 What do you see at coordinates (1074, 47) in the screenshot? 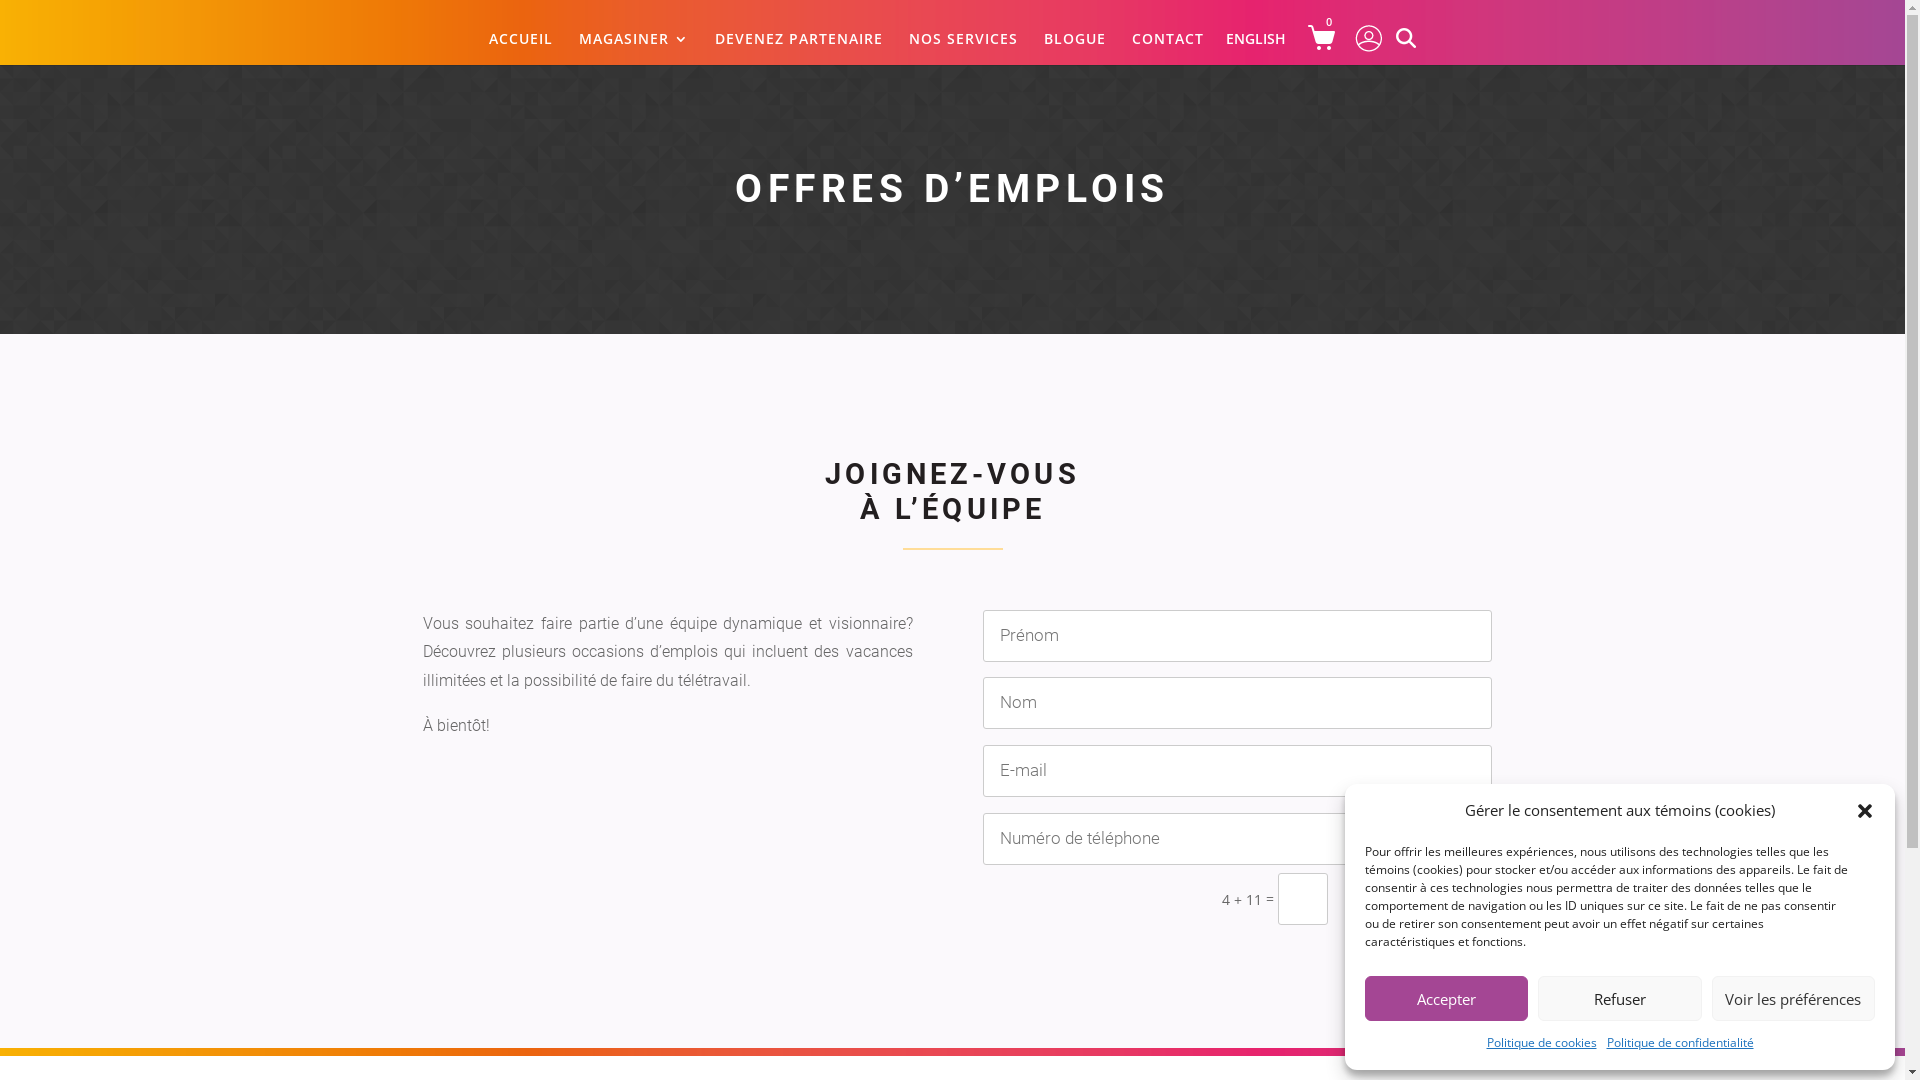
I see `'BLOGUE'` at bounding box center [1074, 47].